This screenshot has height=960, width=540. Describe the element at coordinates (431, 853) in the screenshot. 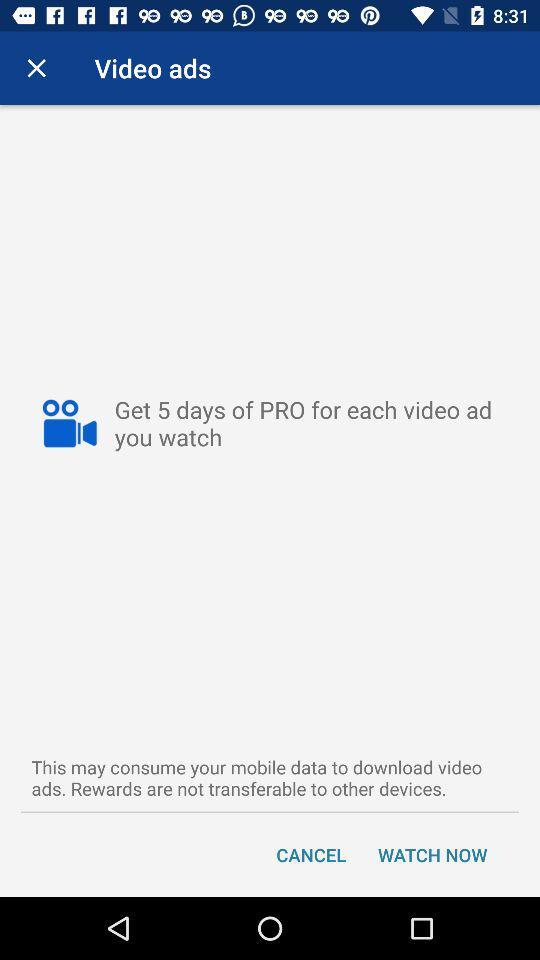

I see `the watch now item` at that location.